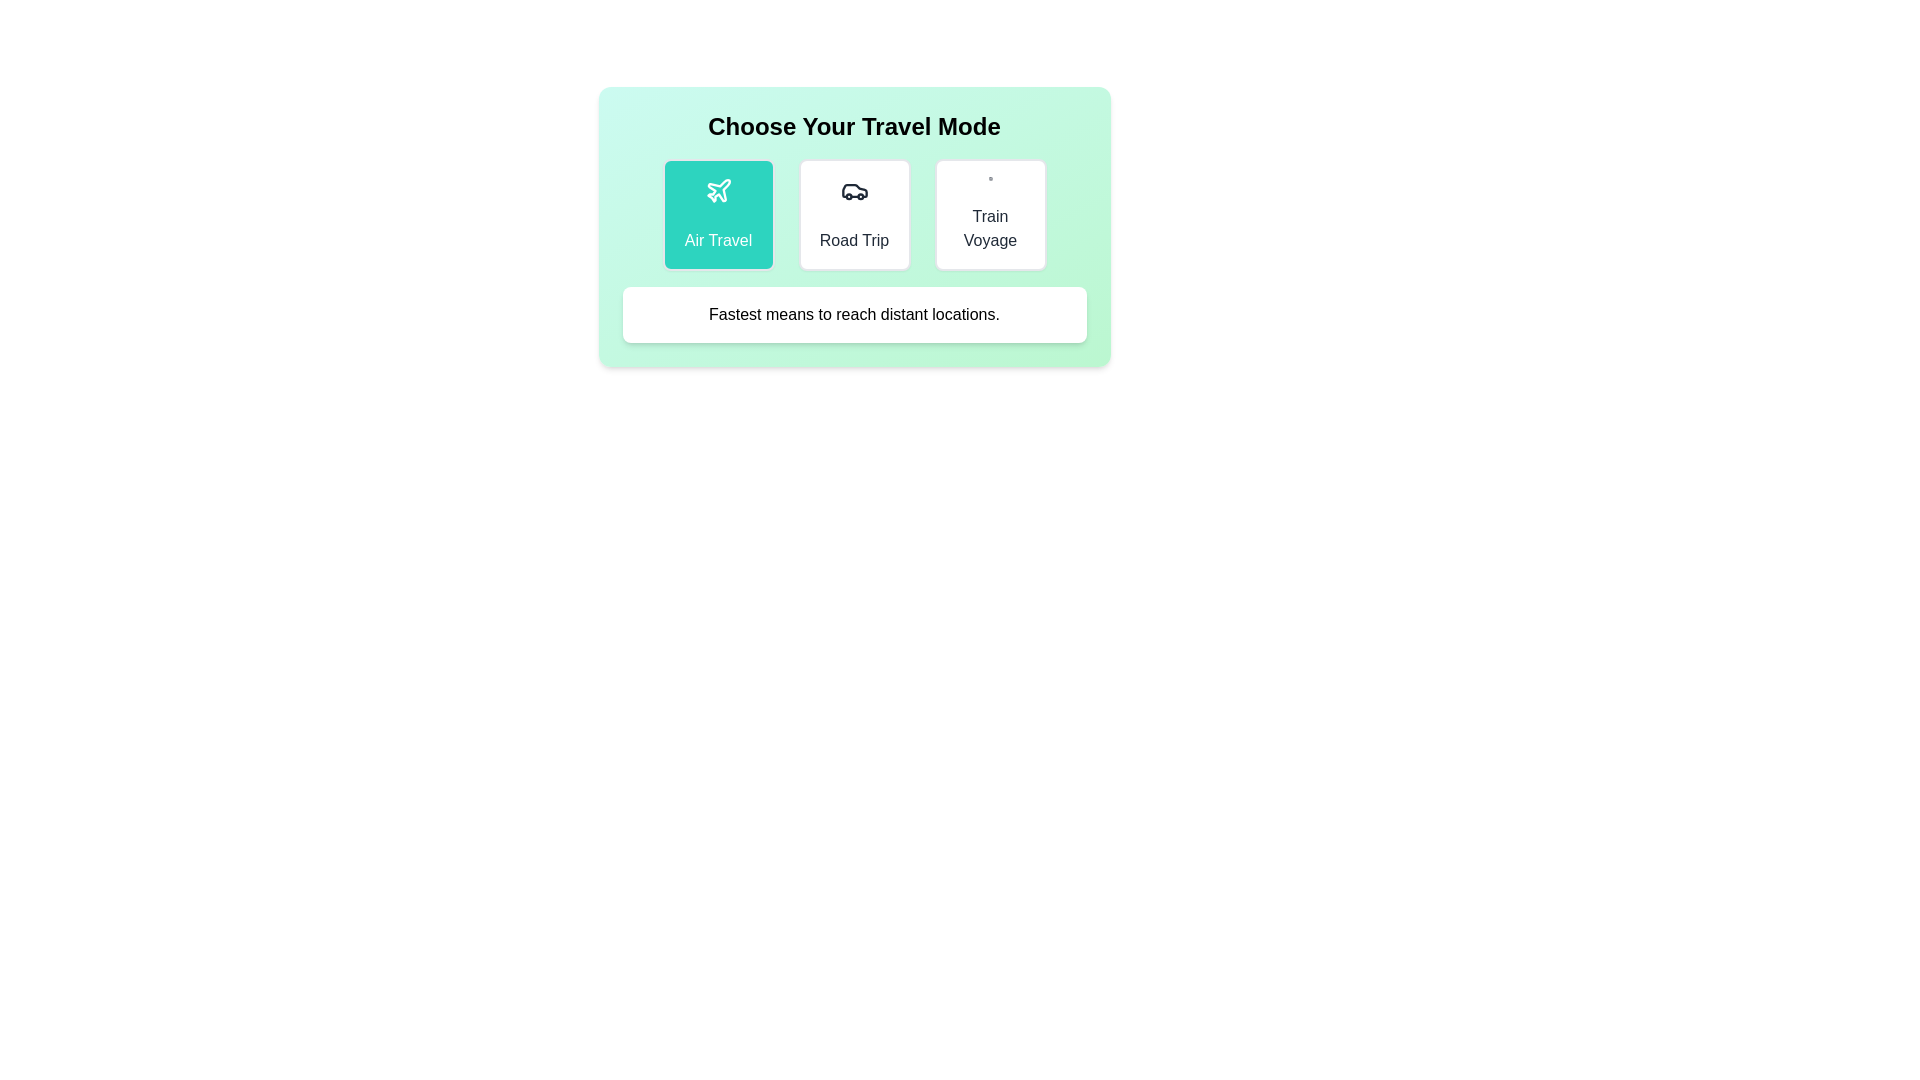  What do you see at coordinates (718, 215) in the screenshot?
I see `the currently selected travel mode to ensure its description is displayed` at bounding box center [718, 215].